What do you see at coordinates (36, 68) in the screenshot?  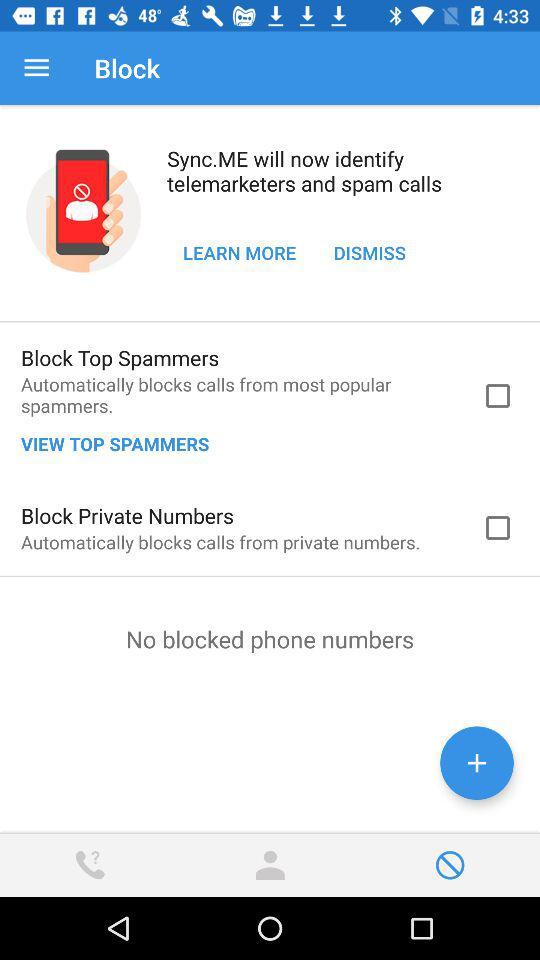 I see `the item to the left of block item` at bounding box center [36, 68].